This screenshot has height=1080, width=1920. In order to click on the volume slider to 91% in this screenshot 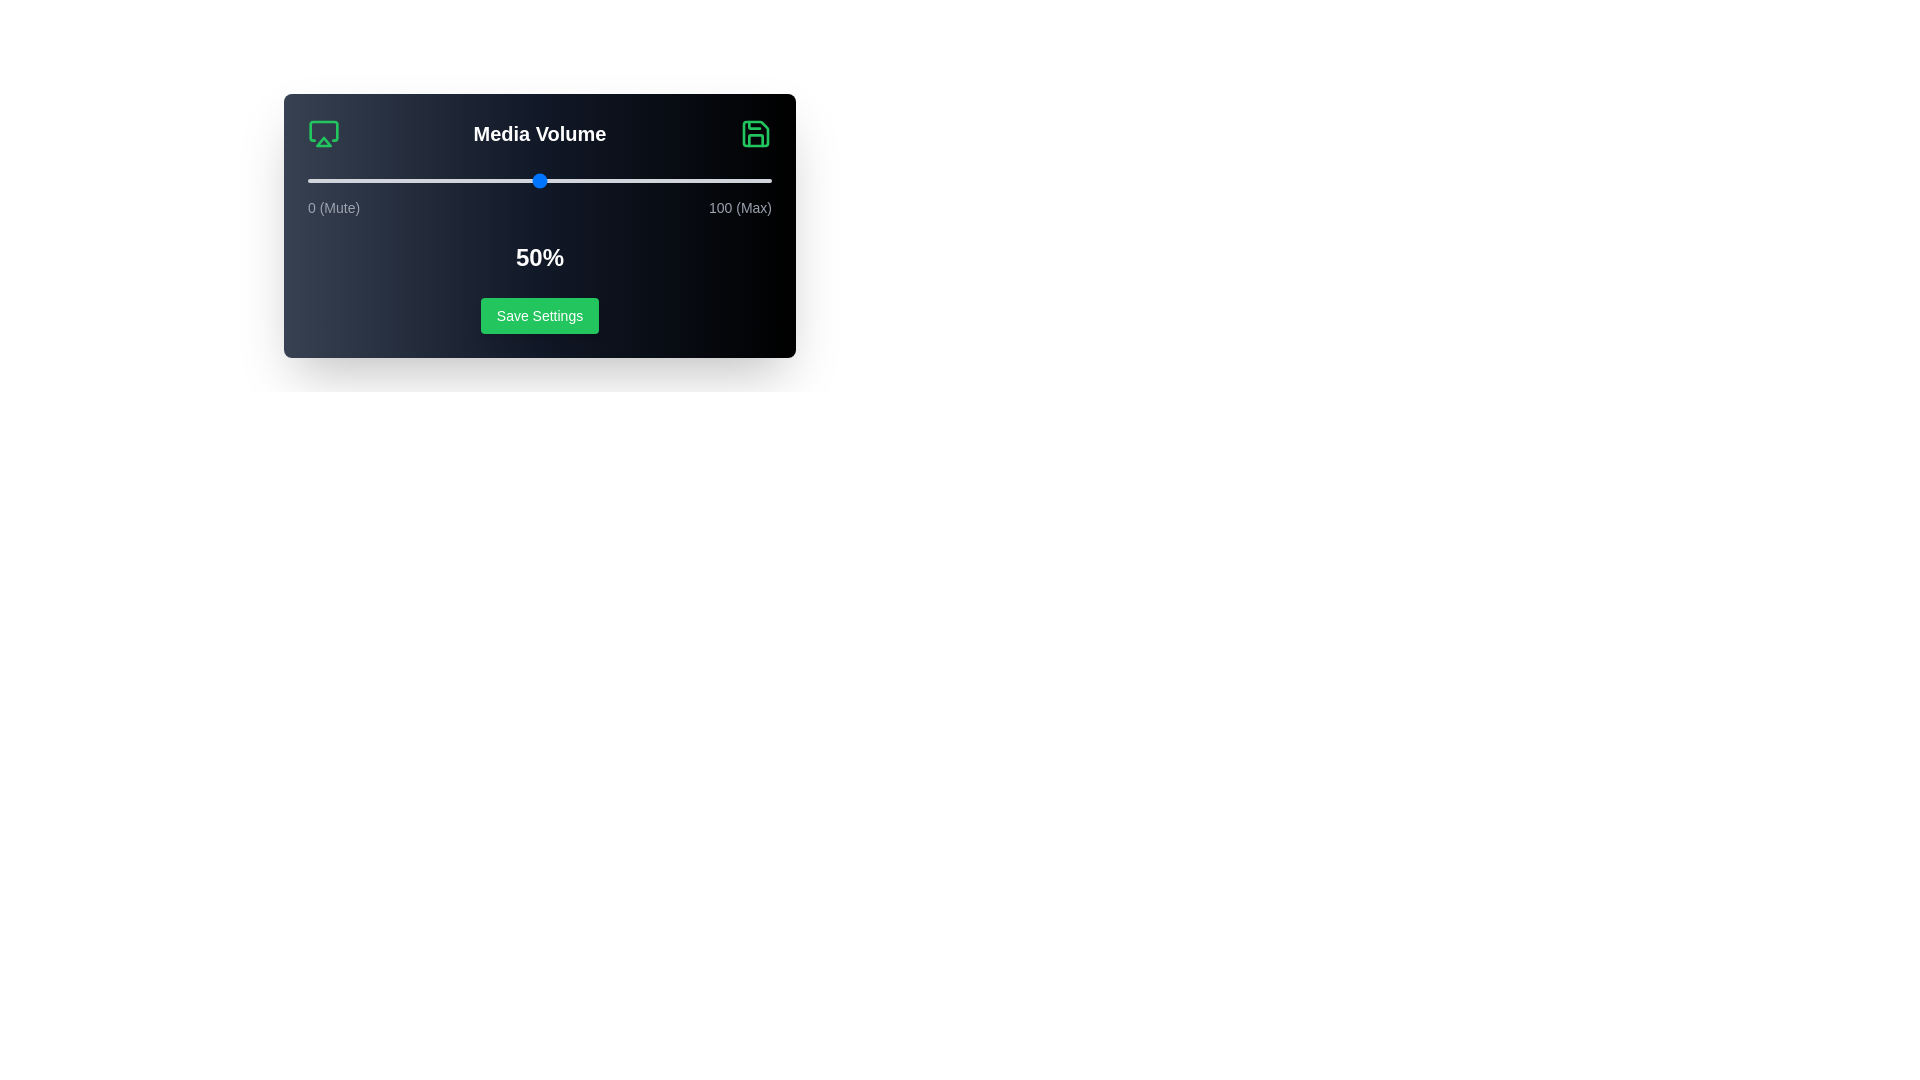, I will do `click(729, 181)`.